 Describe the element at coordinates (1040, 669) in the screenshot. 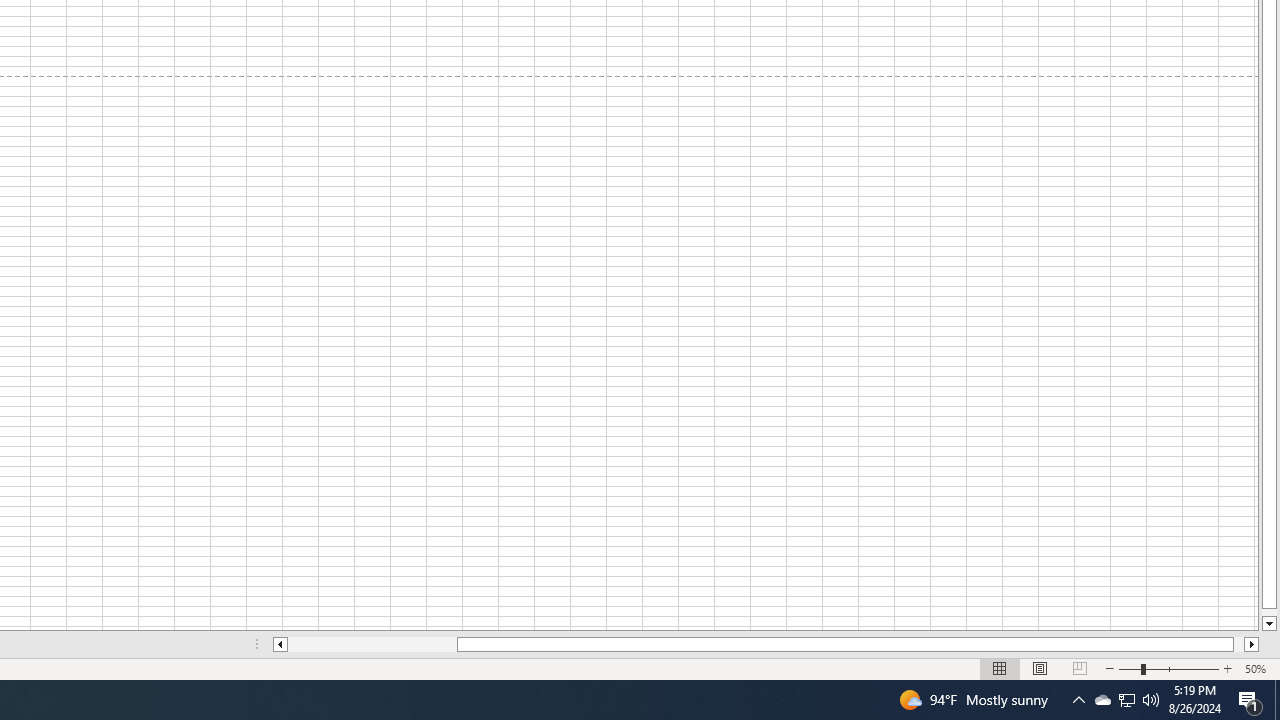

I see `'Page Layout'` at that location.